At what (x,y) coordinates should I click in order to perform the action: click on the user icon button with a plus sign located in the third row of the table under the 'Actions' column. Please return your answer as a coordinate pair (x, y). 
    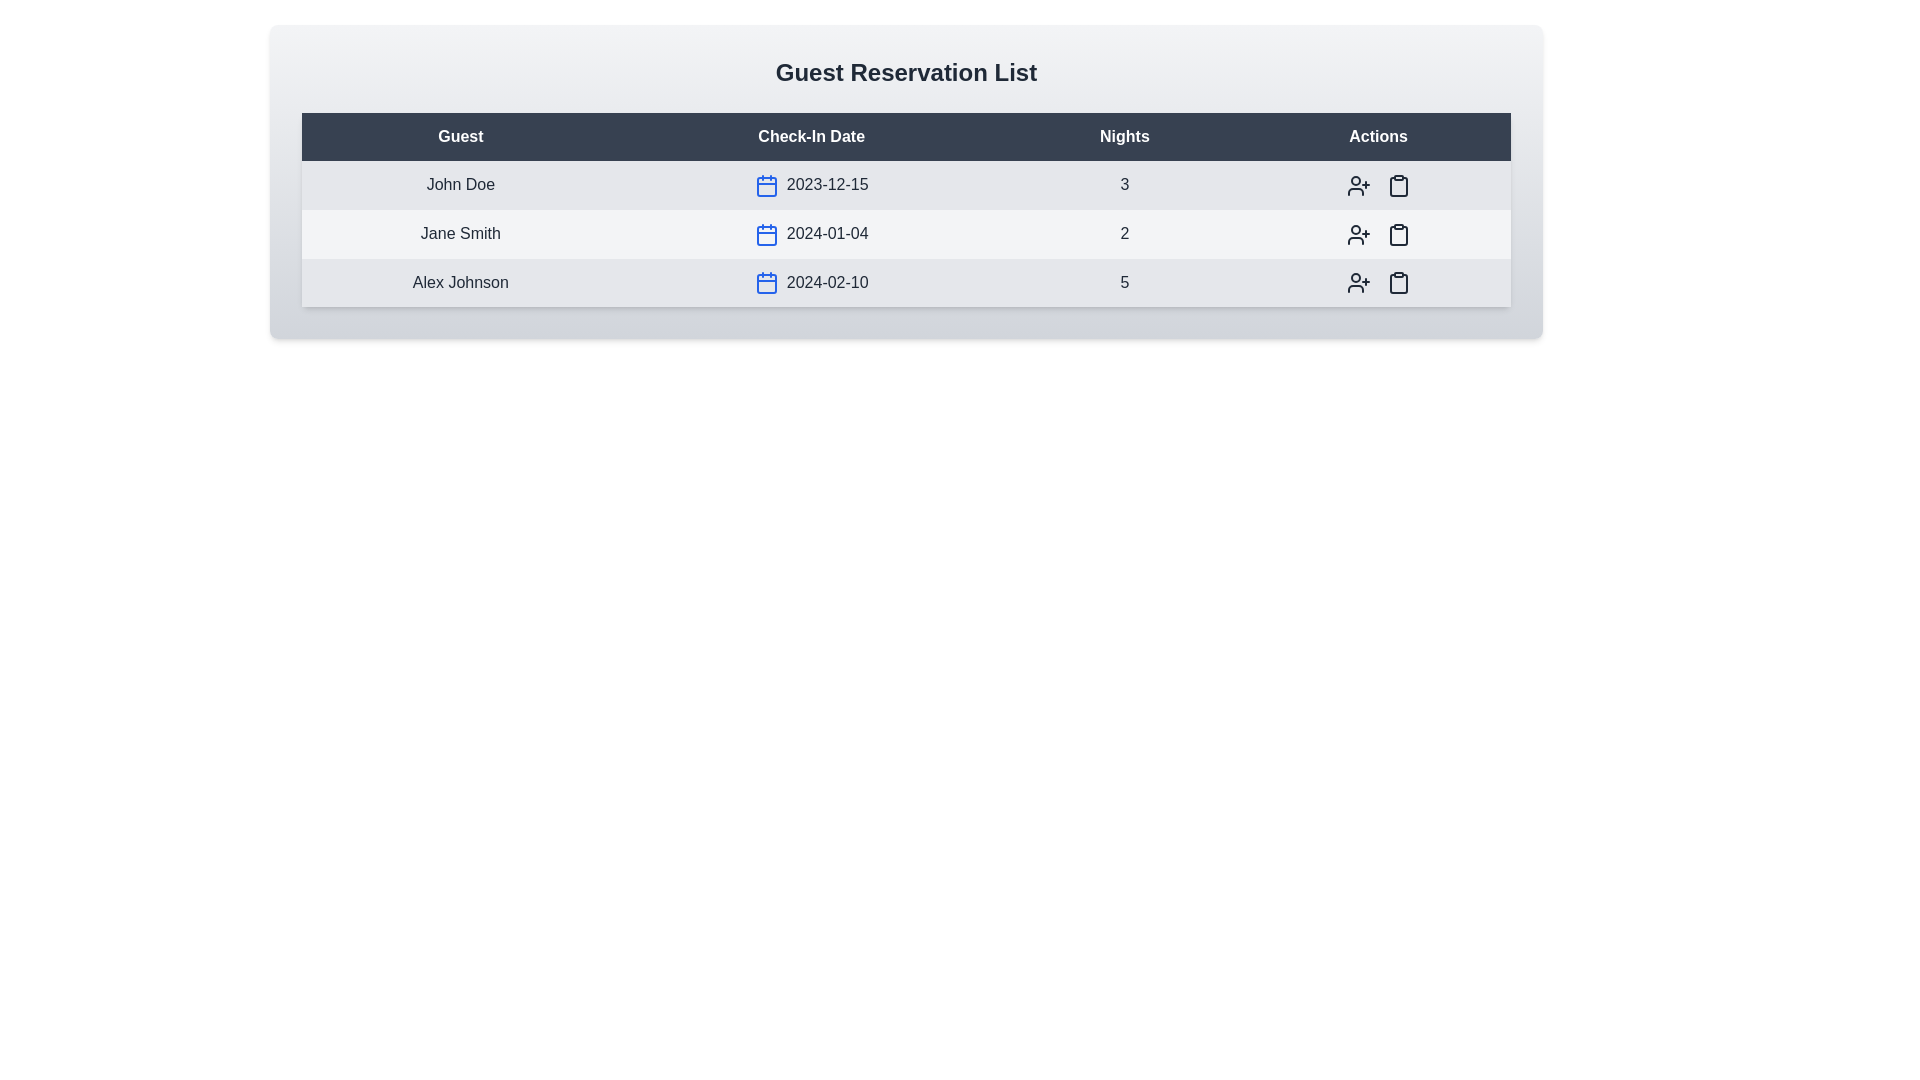
    Looking at the image, I should click on (1358, 283).